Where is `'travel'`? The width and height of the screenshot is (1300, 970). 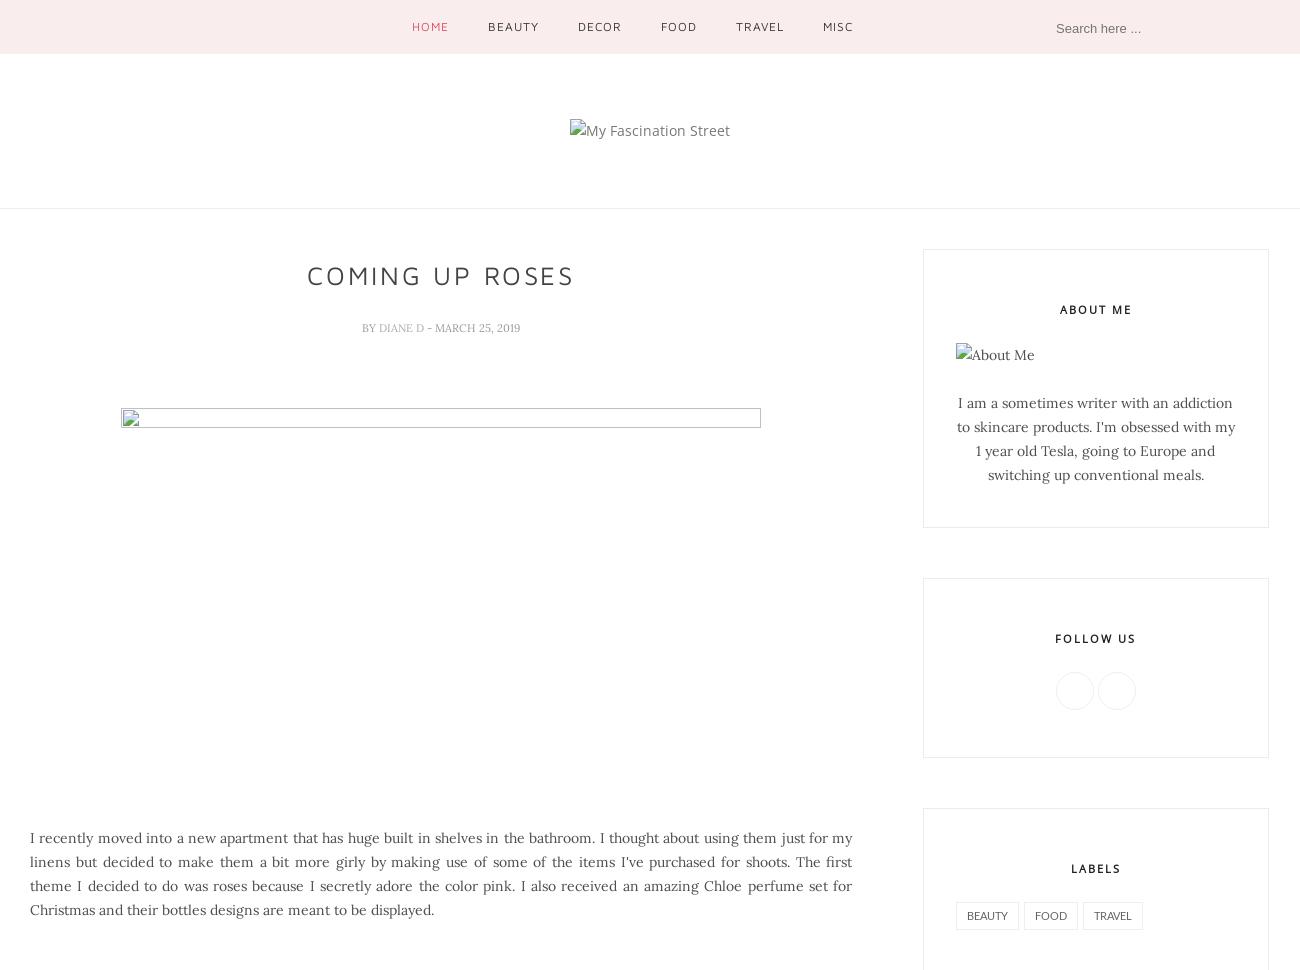 'travel' is located at coordinates (1111, 915).